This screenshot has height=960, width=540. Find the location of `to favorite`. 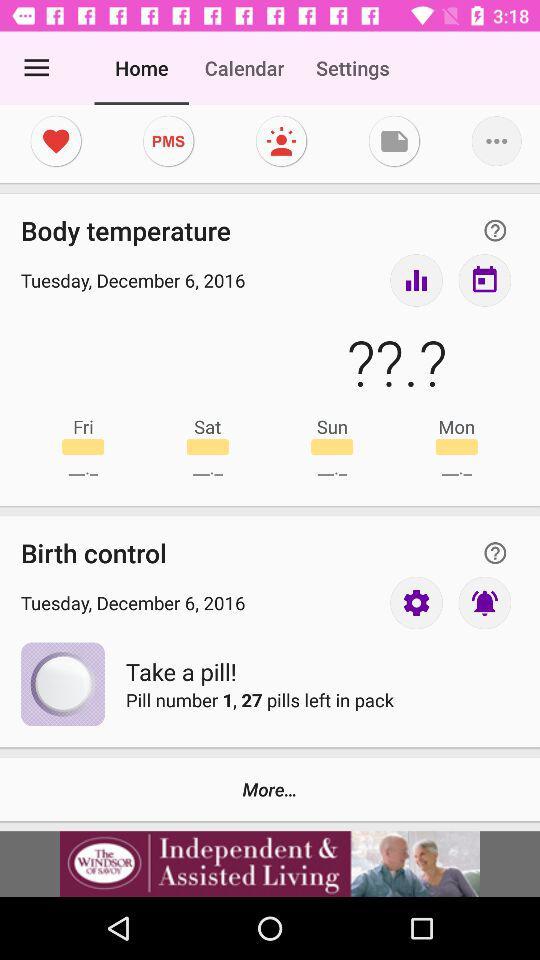

to favorite is located at coordinates (56, 140).